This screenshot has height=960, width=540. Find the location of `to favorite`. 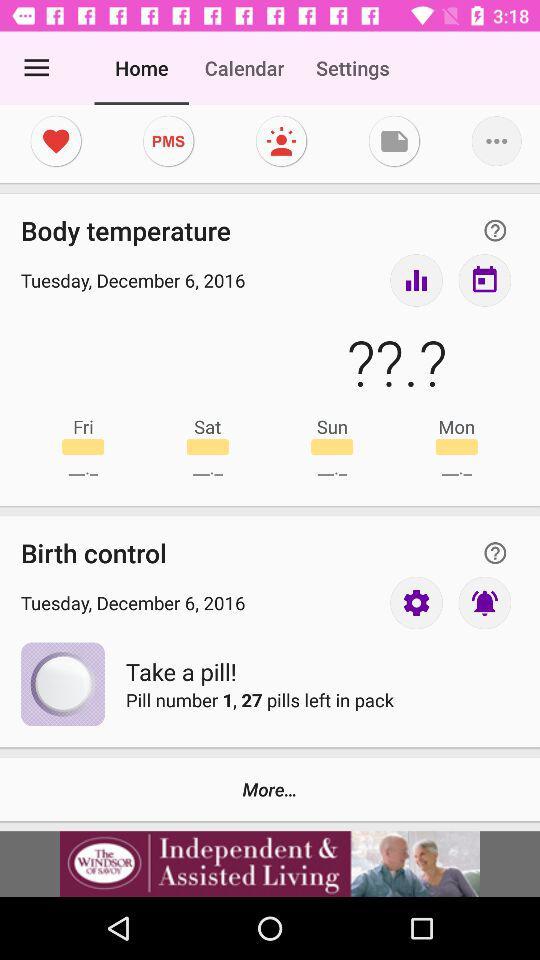

to favorite is located at coordinates (56, 140).